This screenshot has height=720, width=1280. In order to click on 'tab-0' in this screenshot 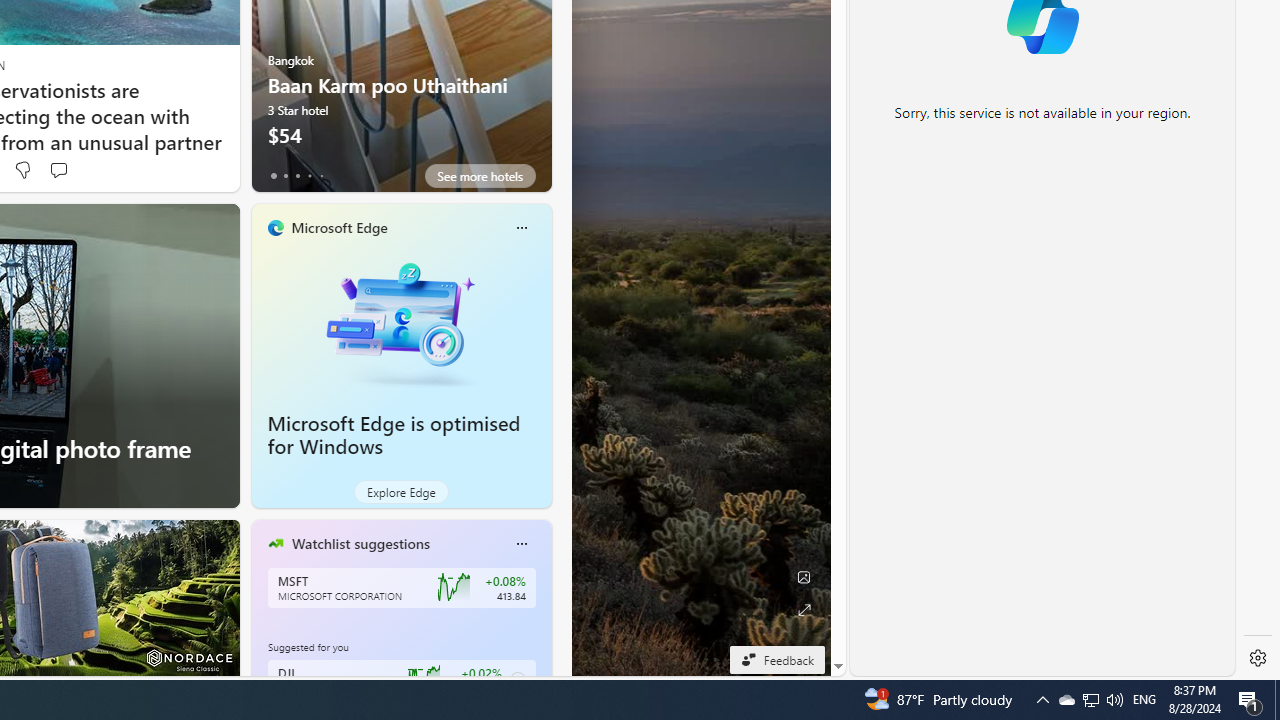, I will do `click(272, 175)`.